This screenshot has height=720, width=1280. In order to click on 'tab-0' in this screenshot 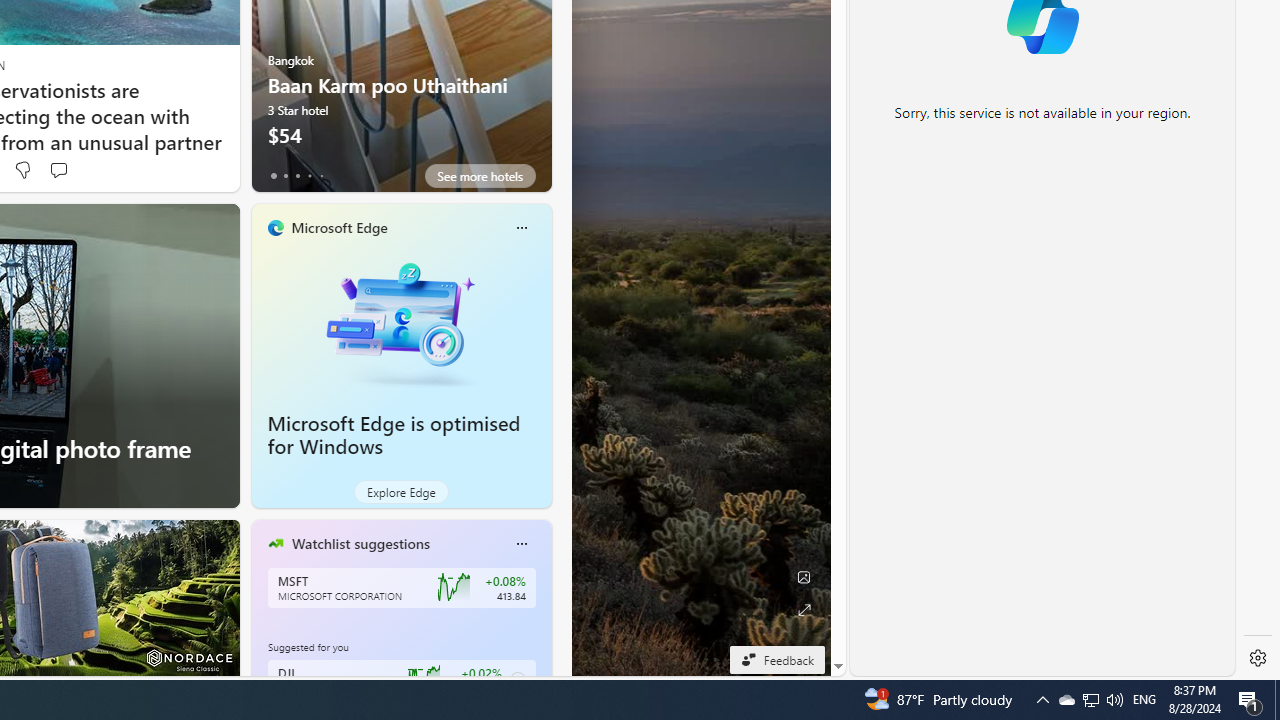, I will do `click(272, 175)`.